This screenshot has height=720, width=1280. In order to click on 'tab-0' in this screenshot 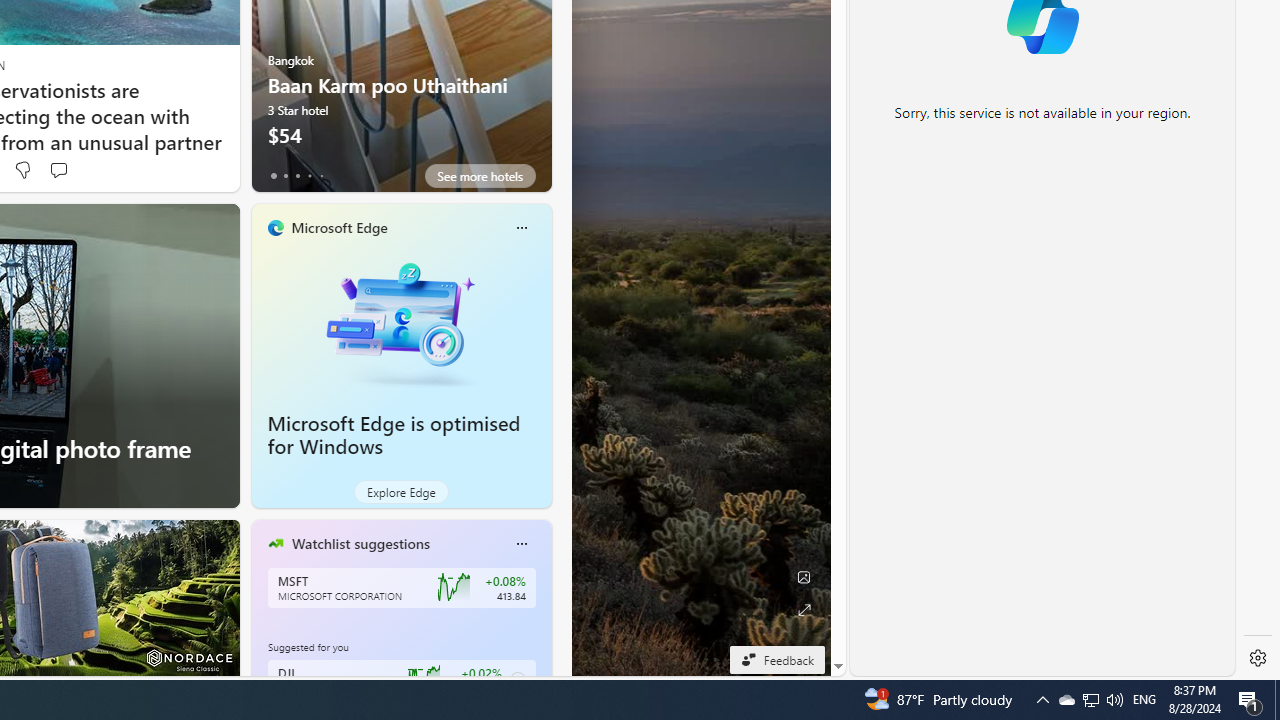, I will do `click(272, 175)`.